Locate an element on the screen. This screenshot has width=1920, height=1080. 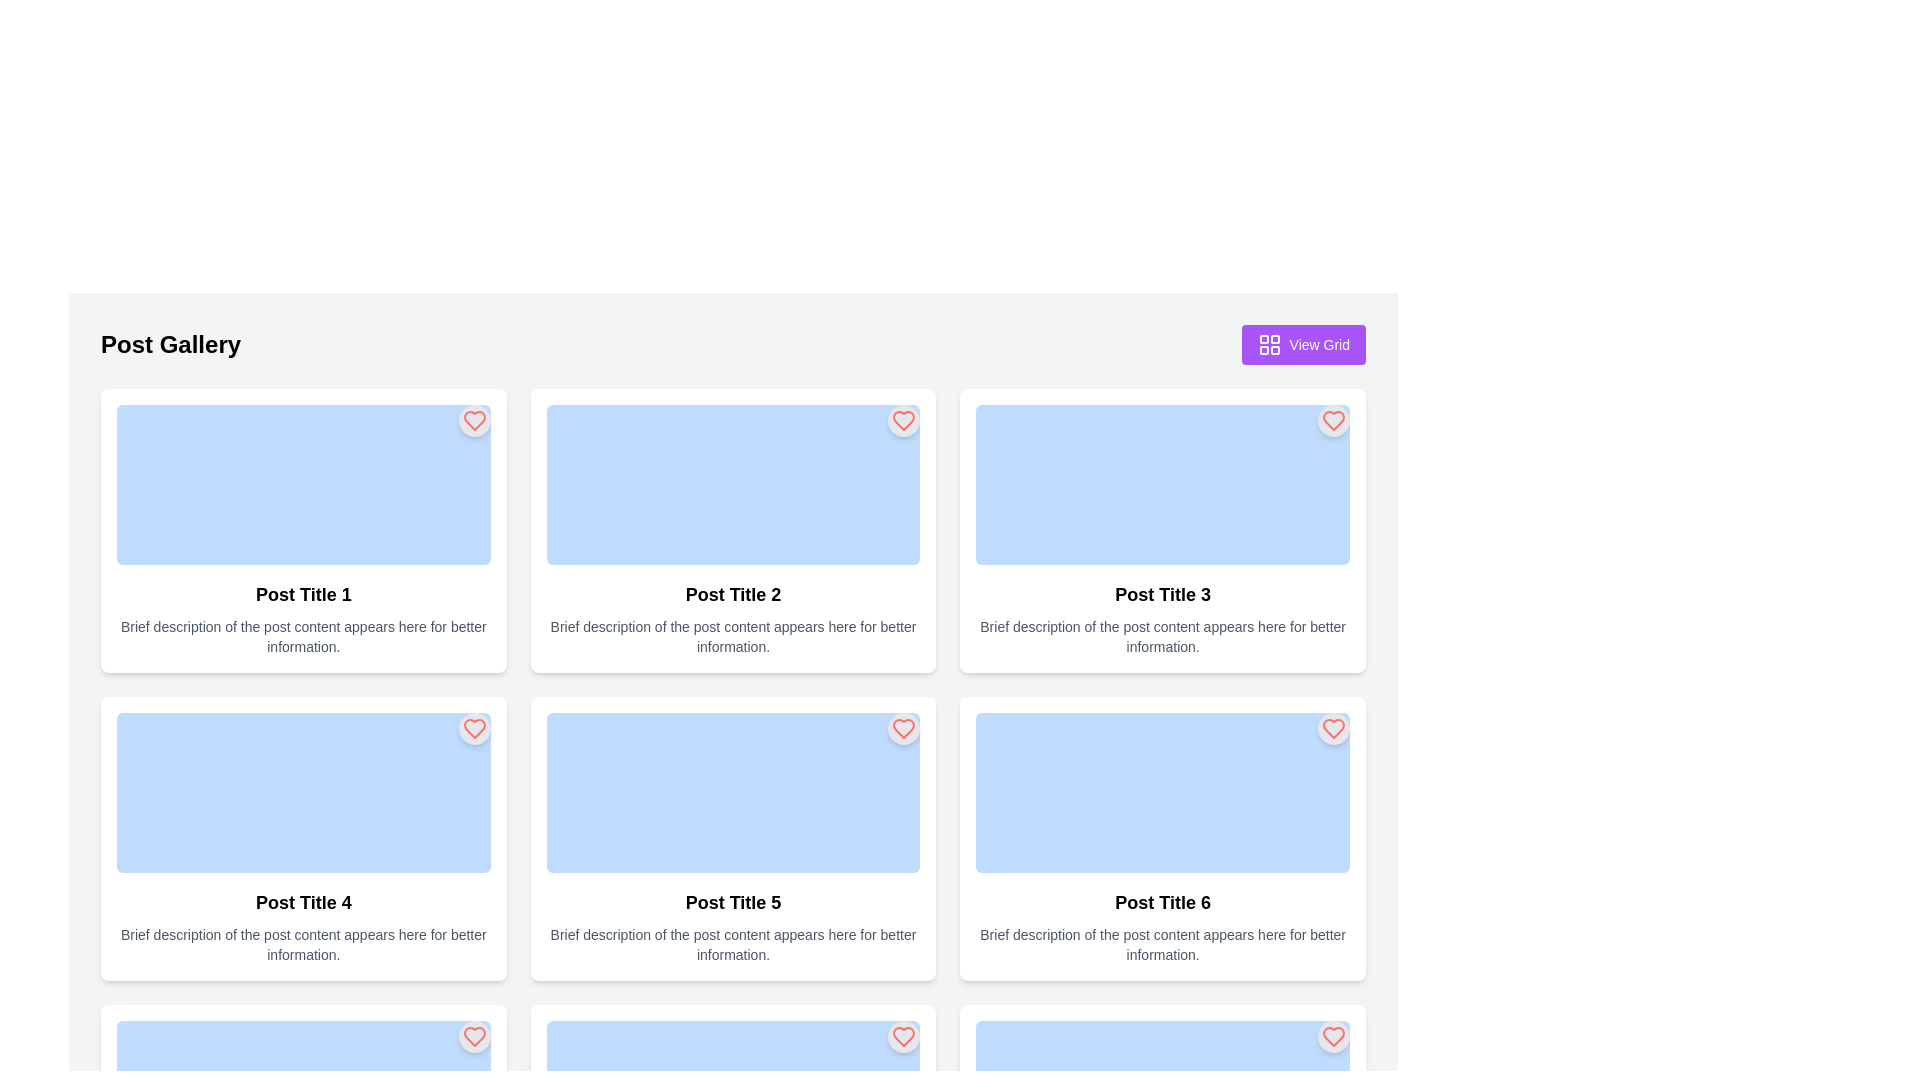
text from the label that displays 'Post Title 3', located in the third panel of the first row, below an image is located at coordinates (1163, 593).